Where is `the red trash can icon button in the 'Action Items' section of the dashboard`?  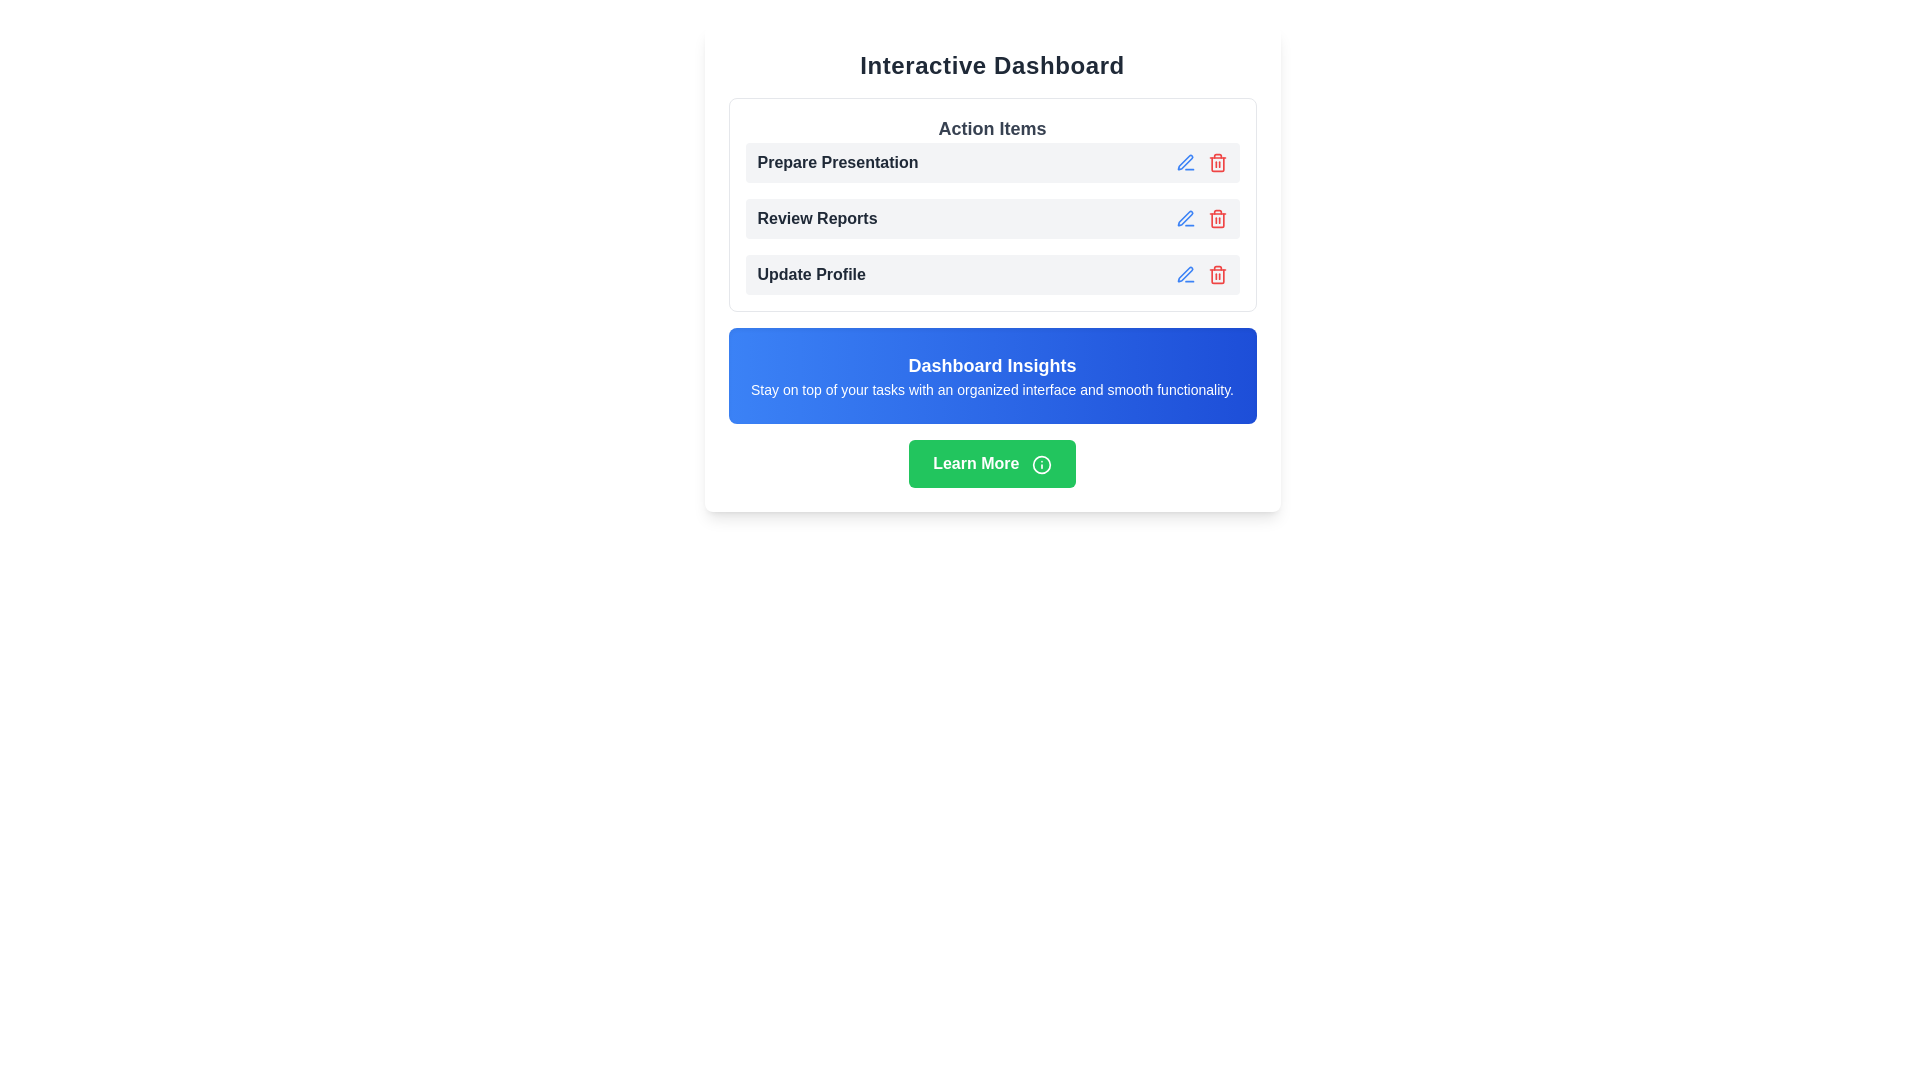 the red trash can icon button in the 'Action Items' section of the dashboard is located at coordinates (1216, 161).